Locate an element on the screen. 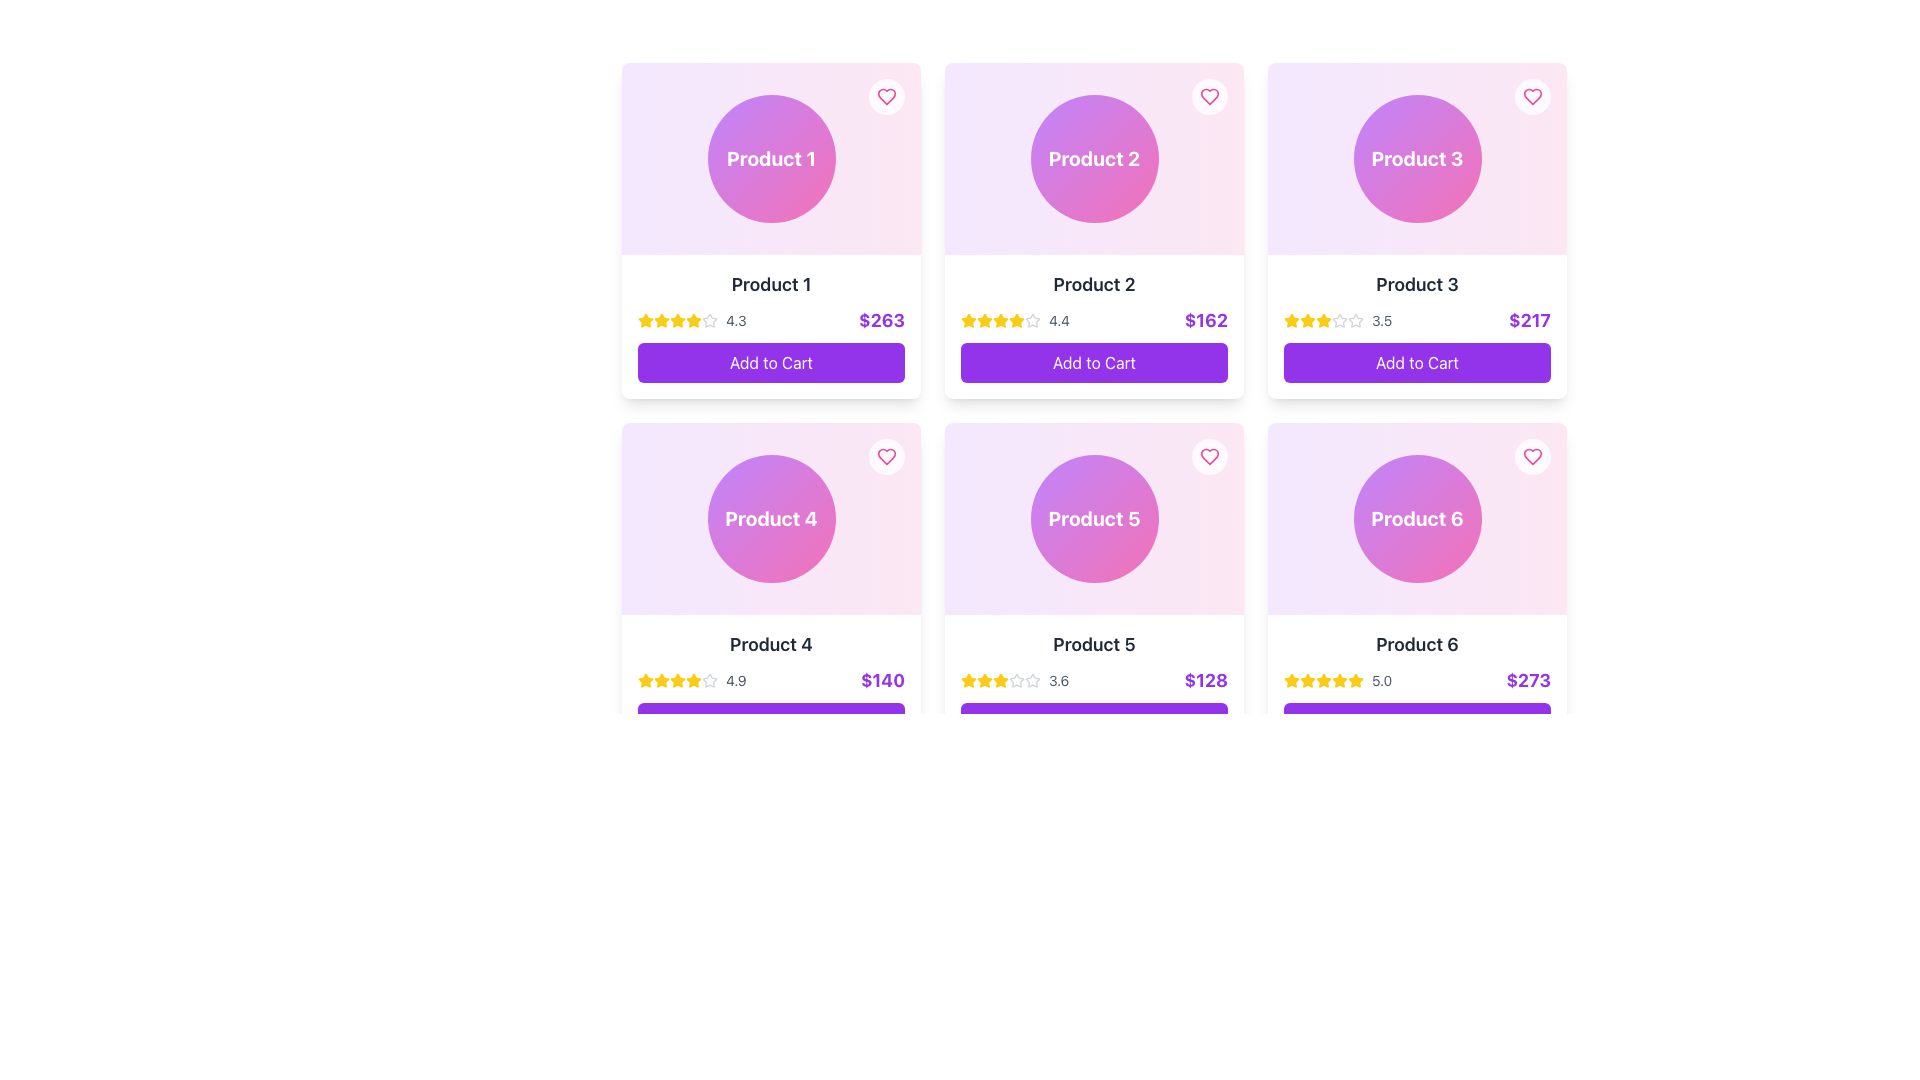 This screenshot has width=1920, height=1080. the star icon representing the rating score for 'Product 2', which is the seventh icon in the sequence of ten located in the rating section under 'Product 2' is located at coordinates (1017, 319).